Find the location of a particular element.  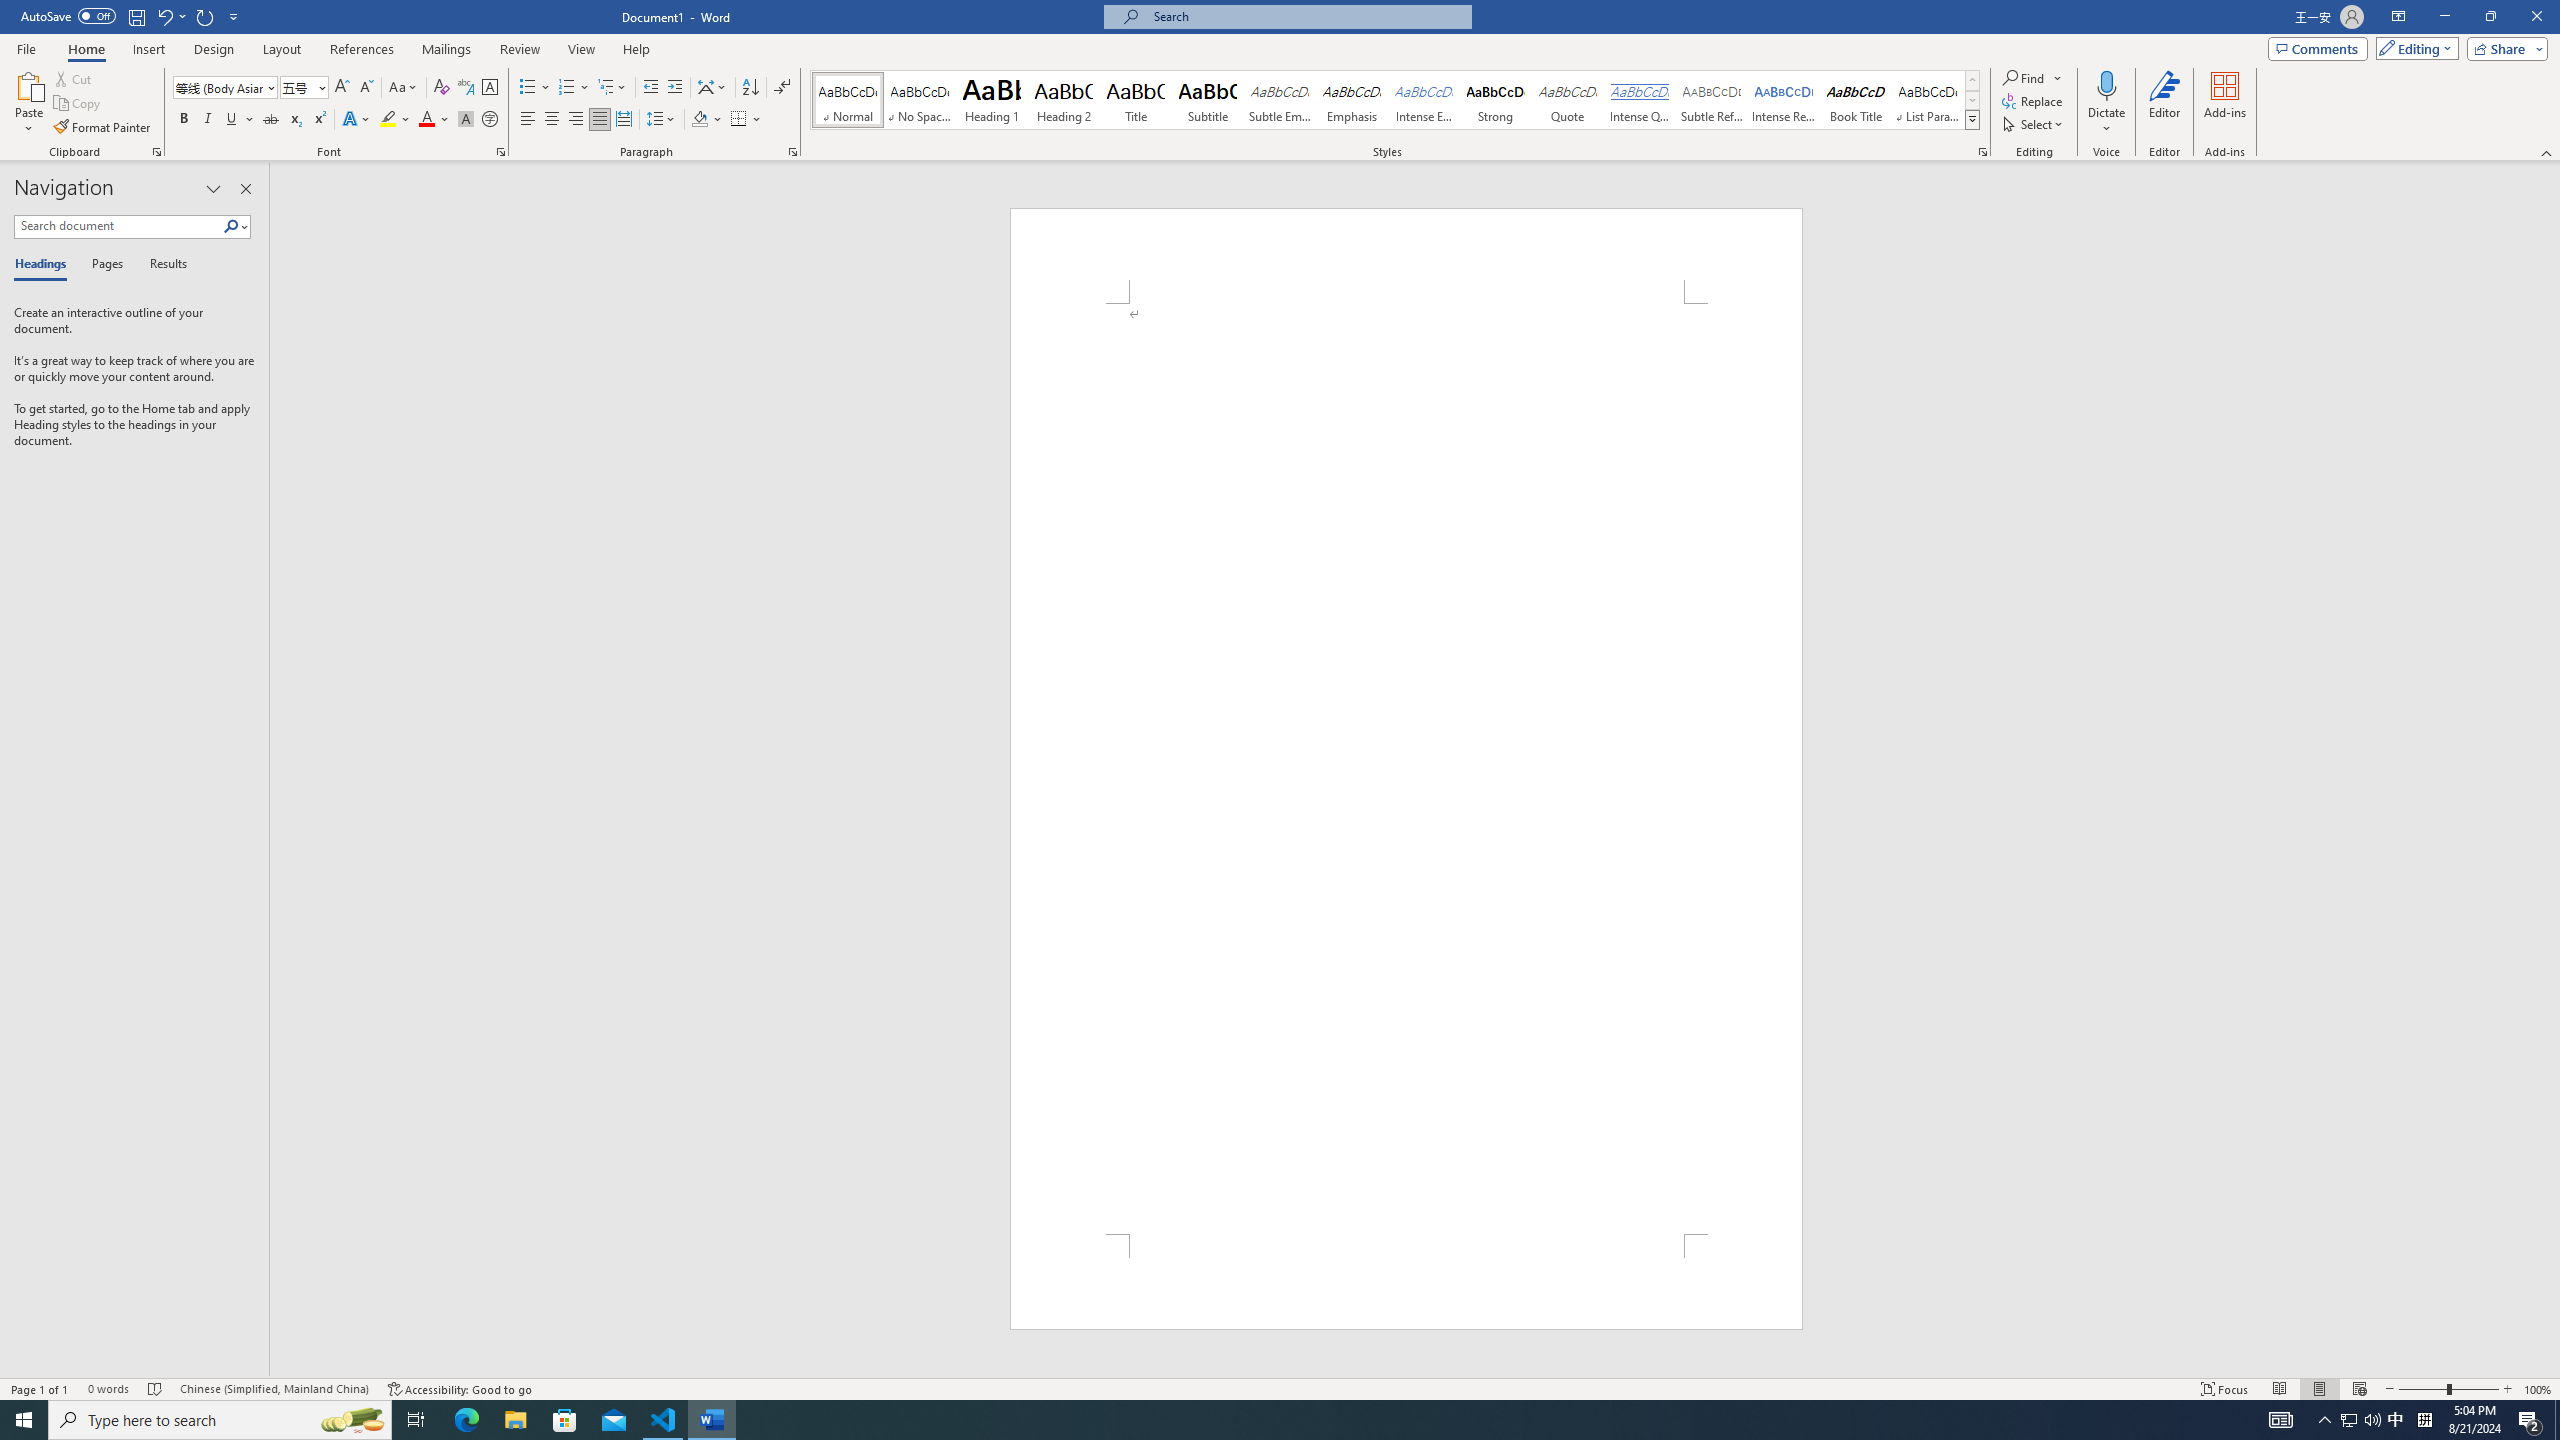

'Intense Emphasis' is located at coordinates (1422, 99).